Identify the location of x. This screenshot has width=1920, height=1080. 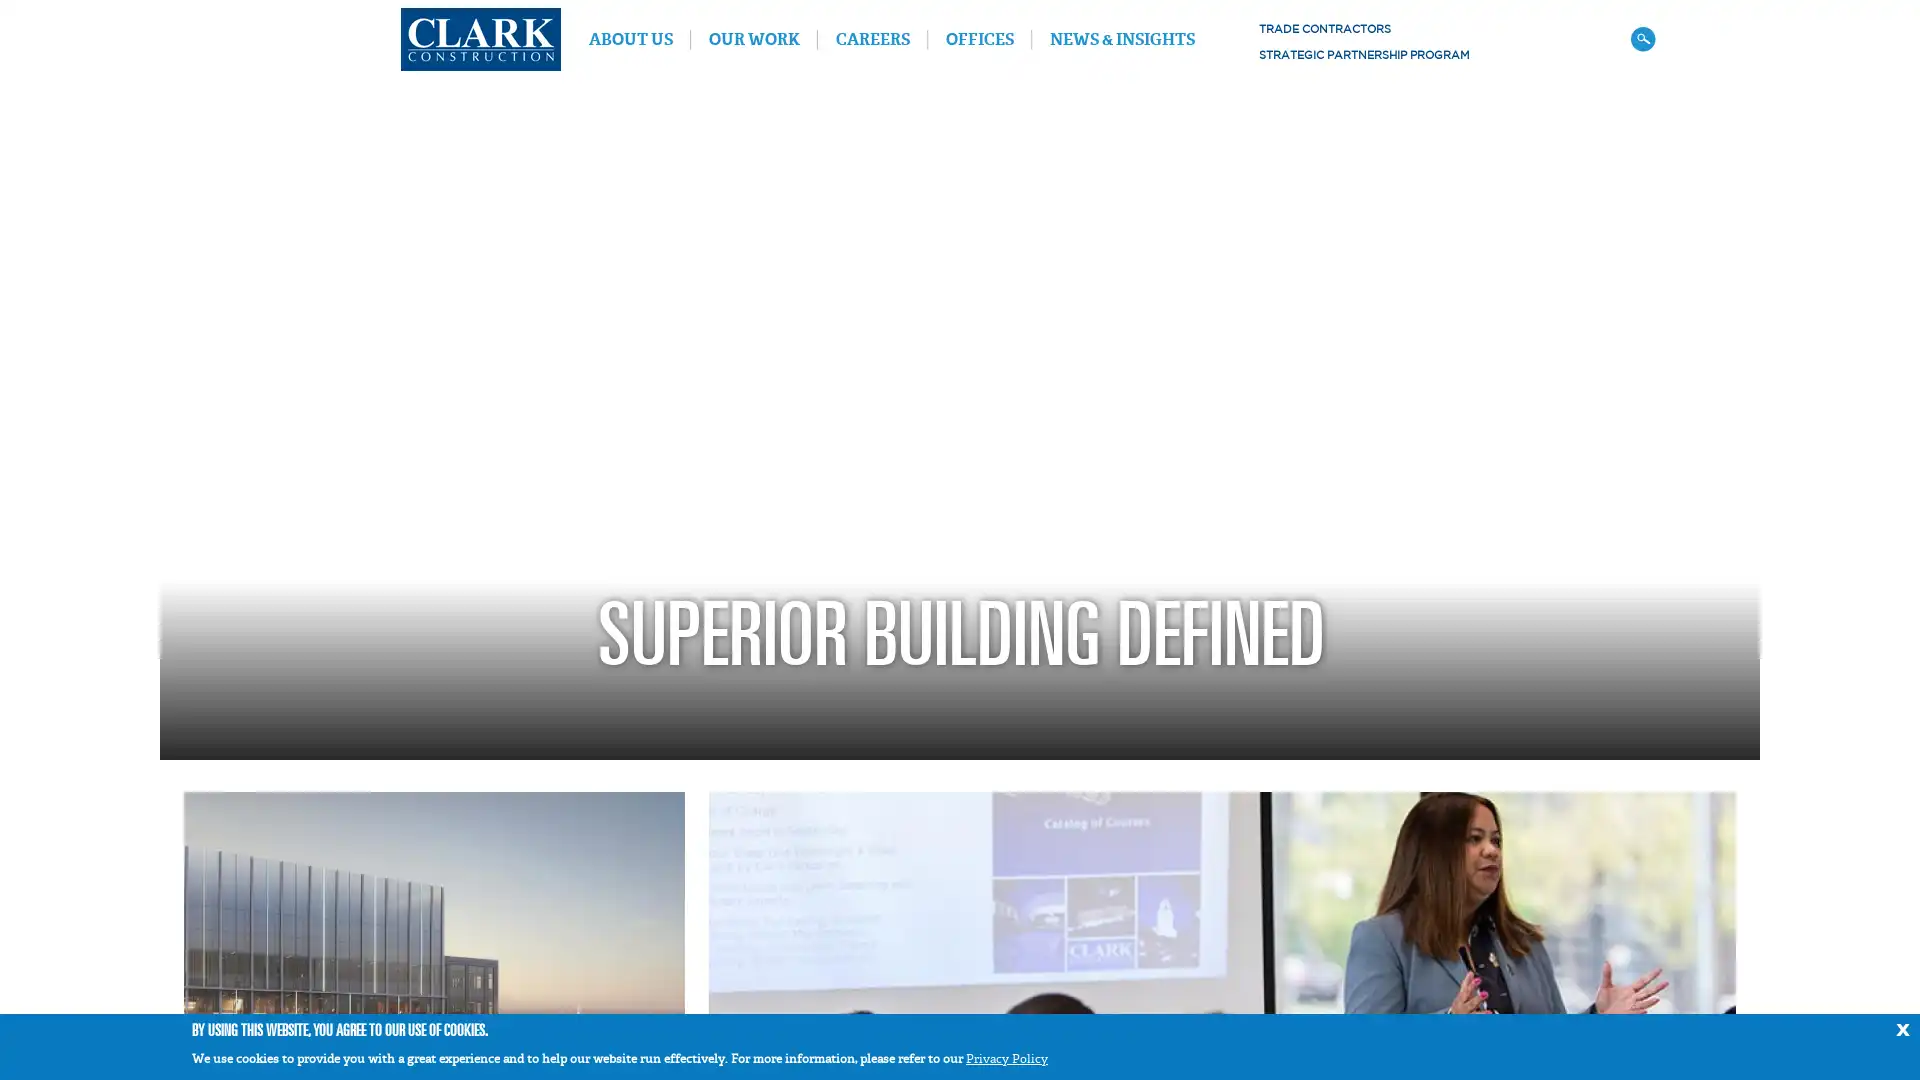
(1901, 1027).